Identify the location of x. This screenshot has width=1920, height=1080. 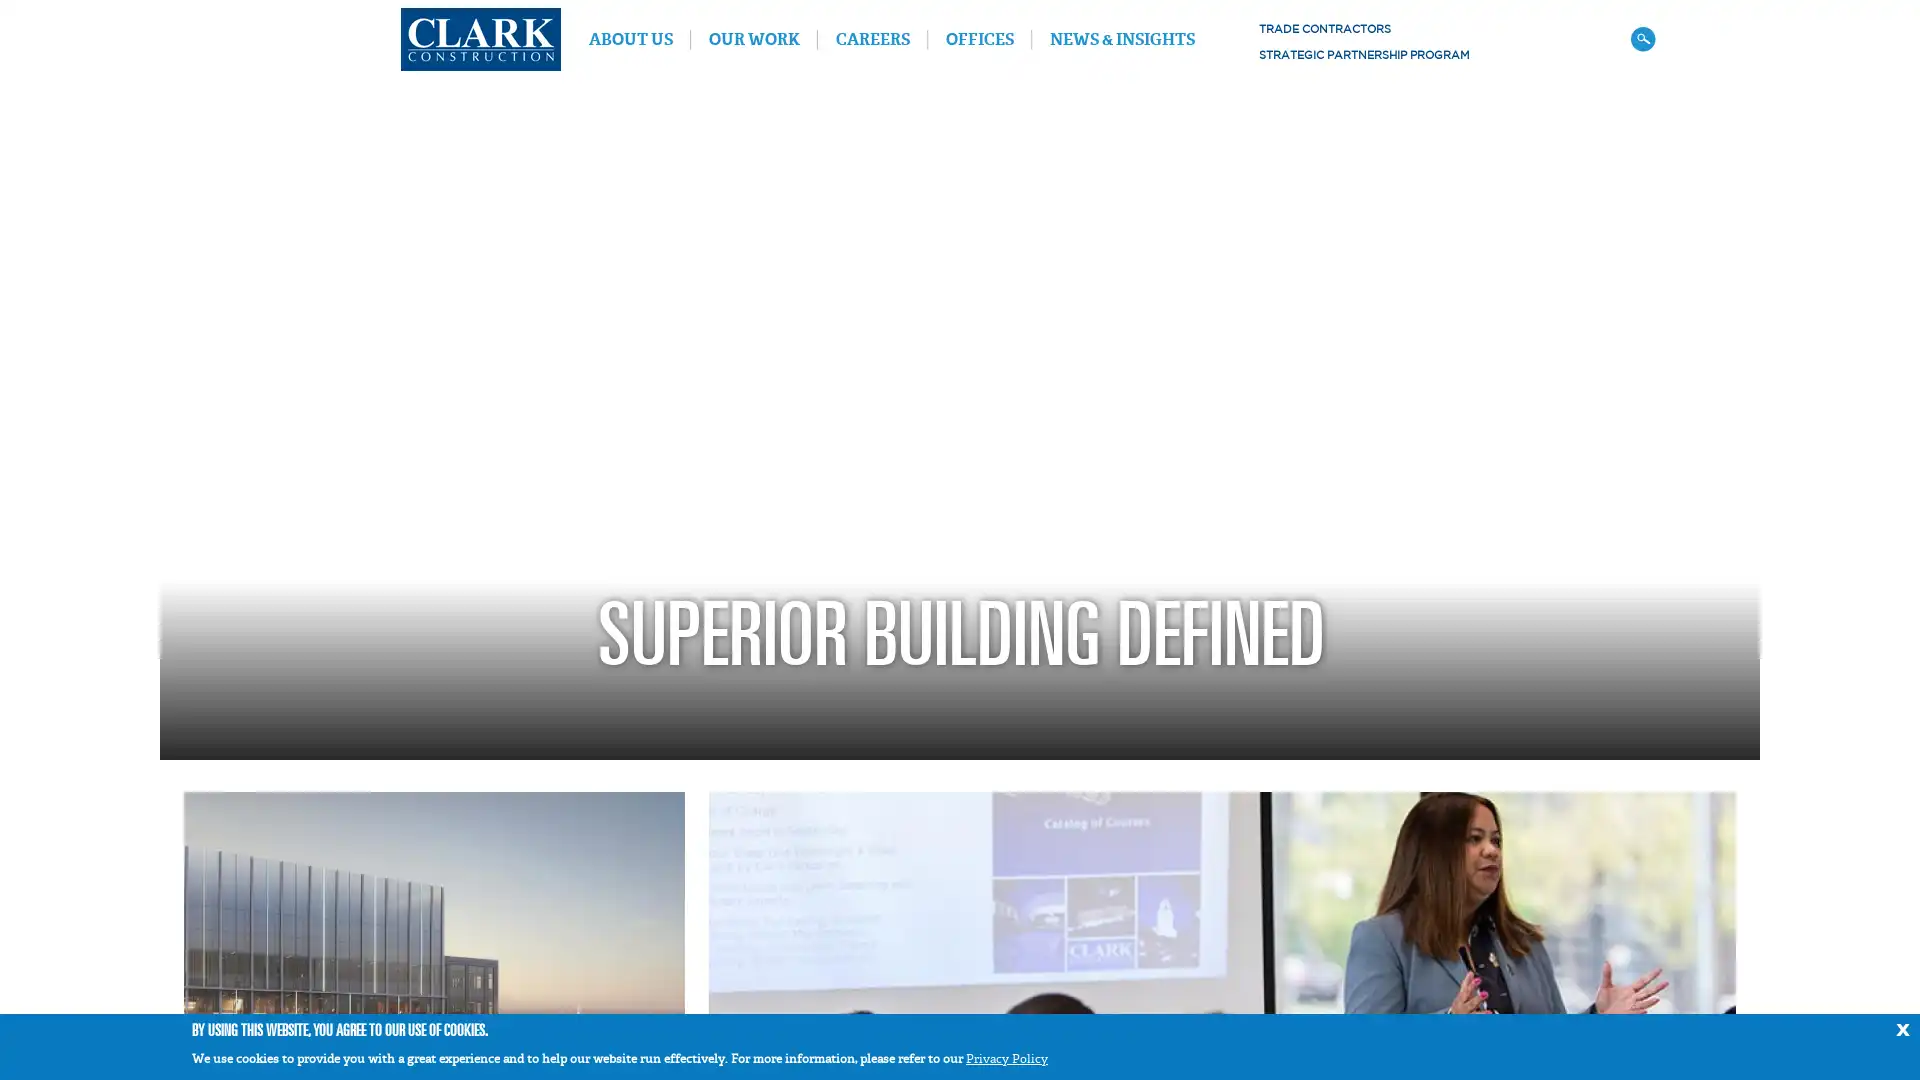
(1901, 1027).